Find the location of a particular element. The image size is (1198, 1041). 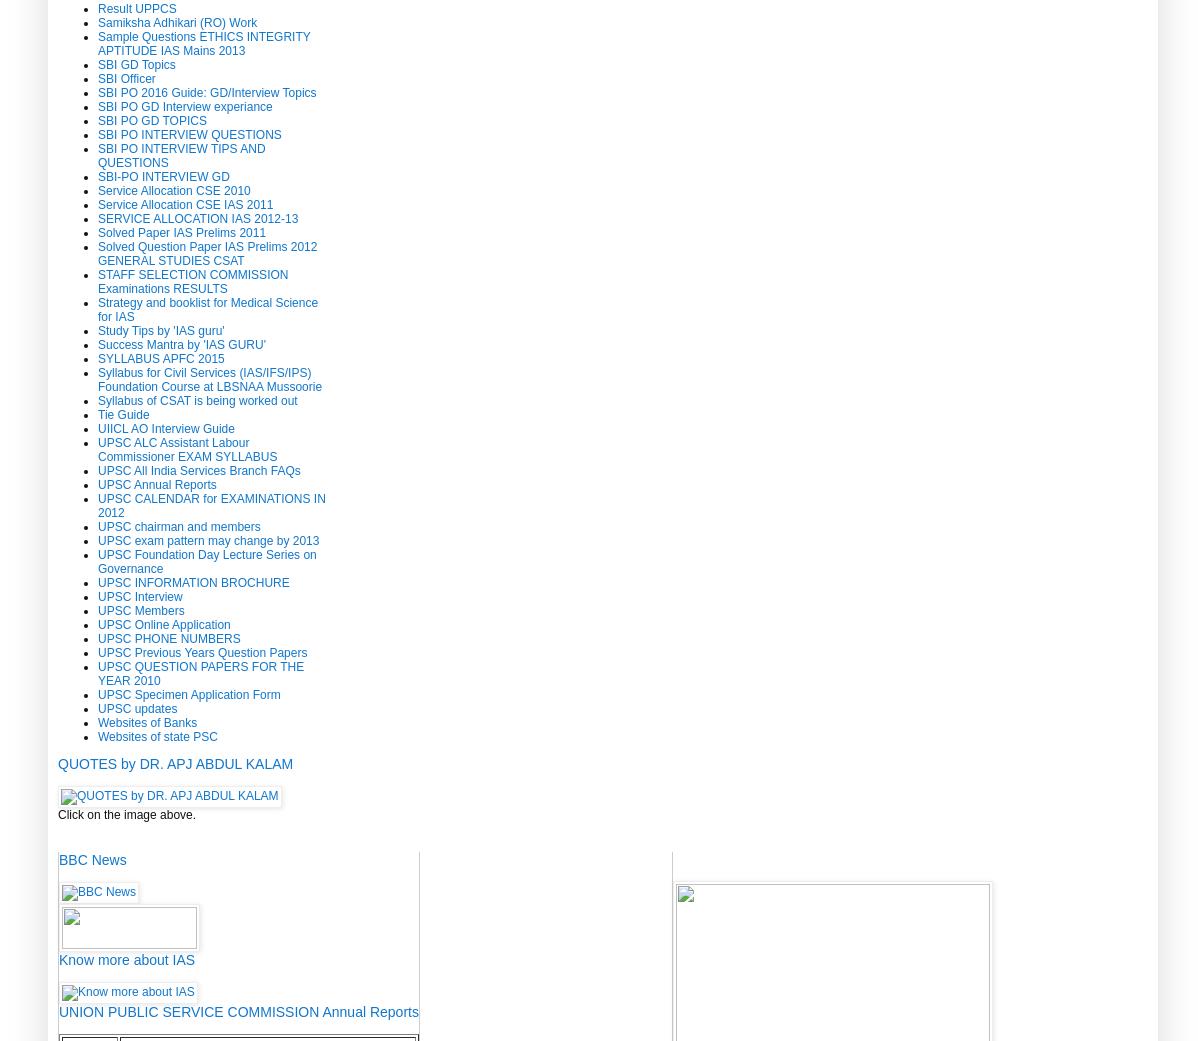

'Service Allocation CSE 2010' is located at coordinates (97, 189).